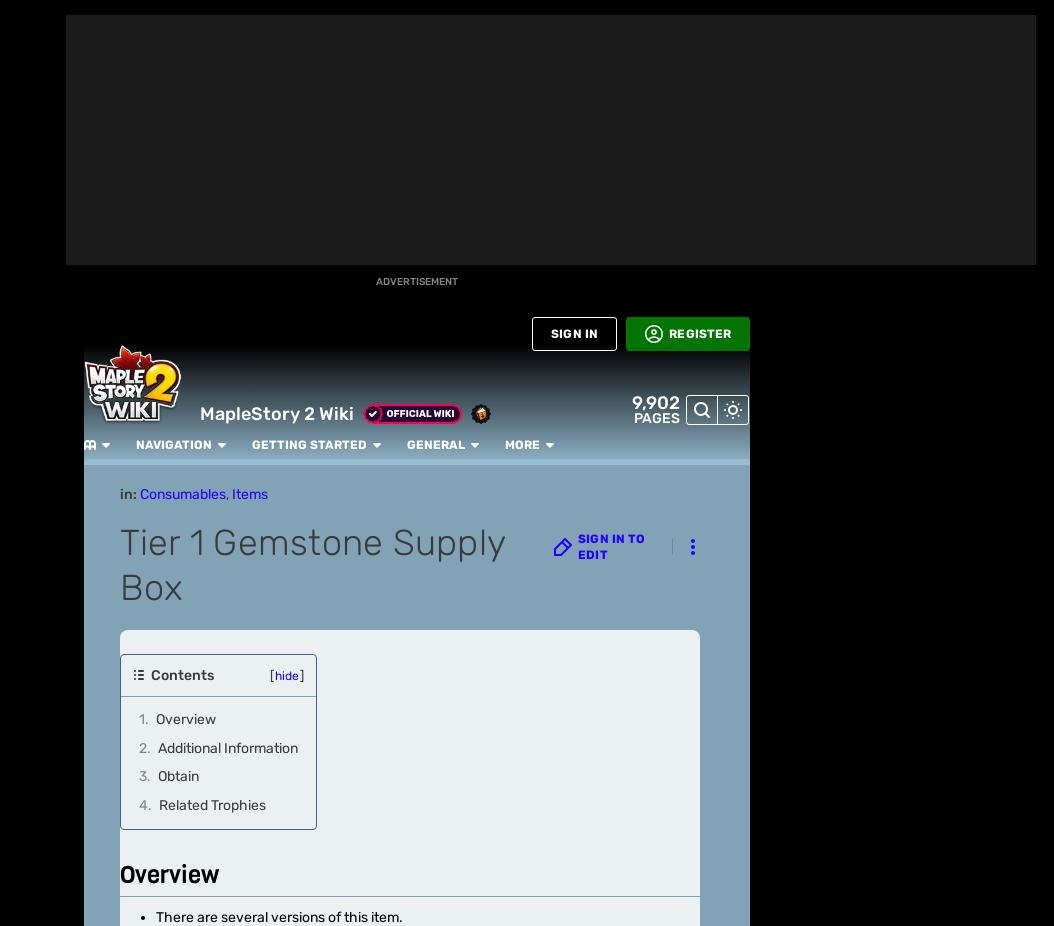  Describe the element at coordinates (22, 213) in the screenshot. I see `'BETA'` at that location.